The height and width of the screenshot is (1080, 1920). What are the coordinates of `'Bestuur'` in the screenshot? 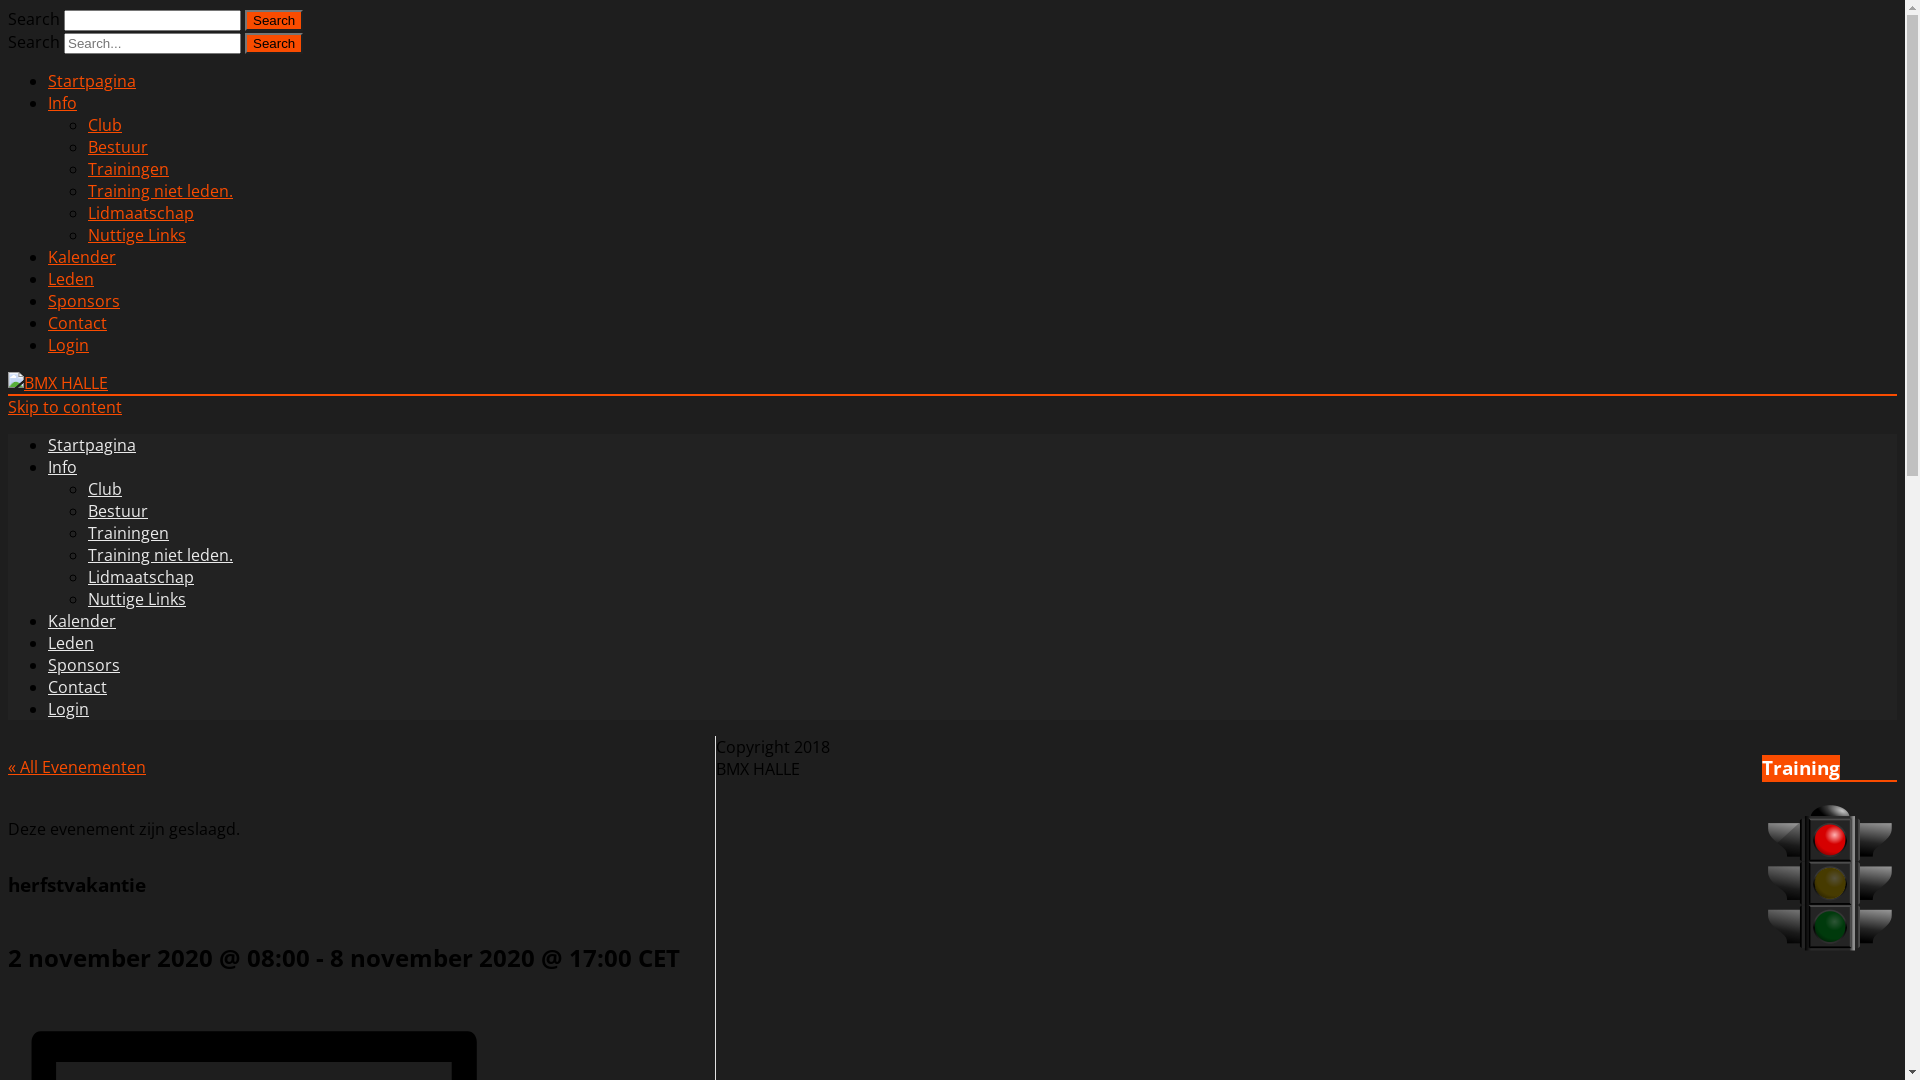 It's located at (117, 145).